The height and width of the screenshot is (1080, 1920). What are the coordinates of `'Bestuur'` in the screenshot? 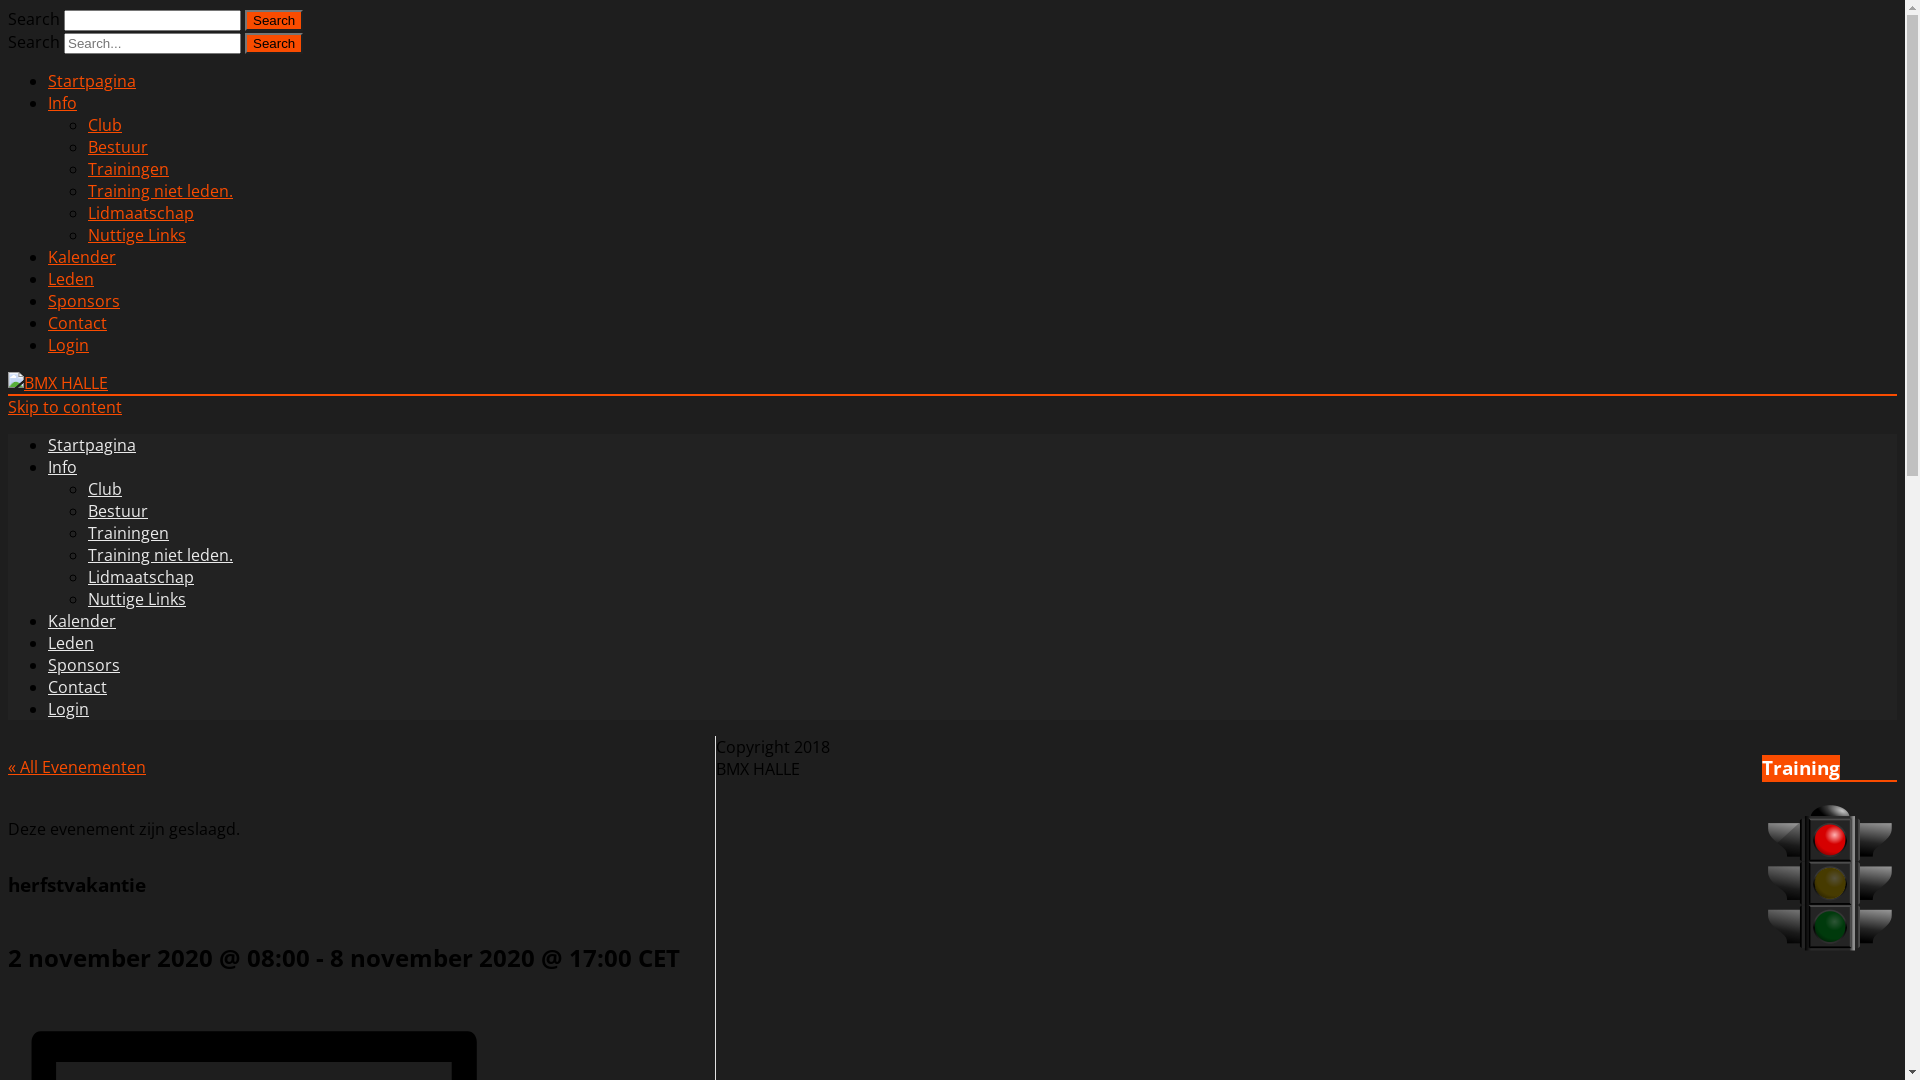 It's located at (117, 145).